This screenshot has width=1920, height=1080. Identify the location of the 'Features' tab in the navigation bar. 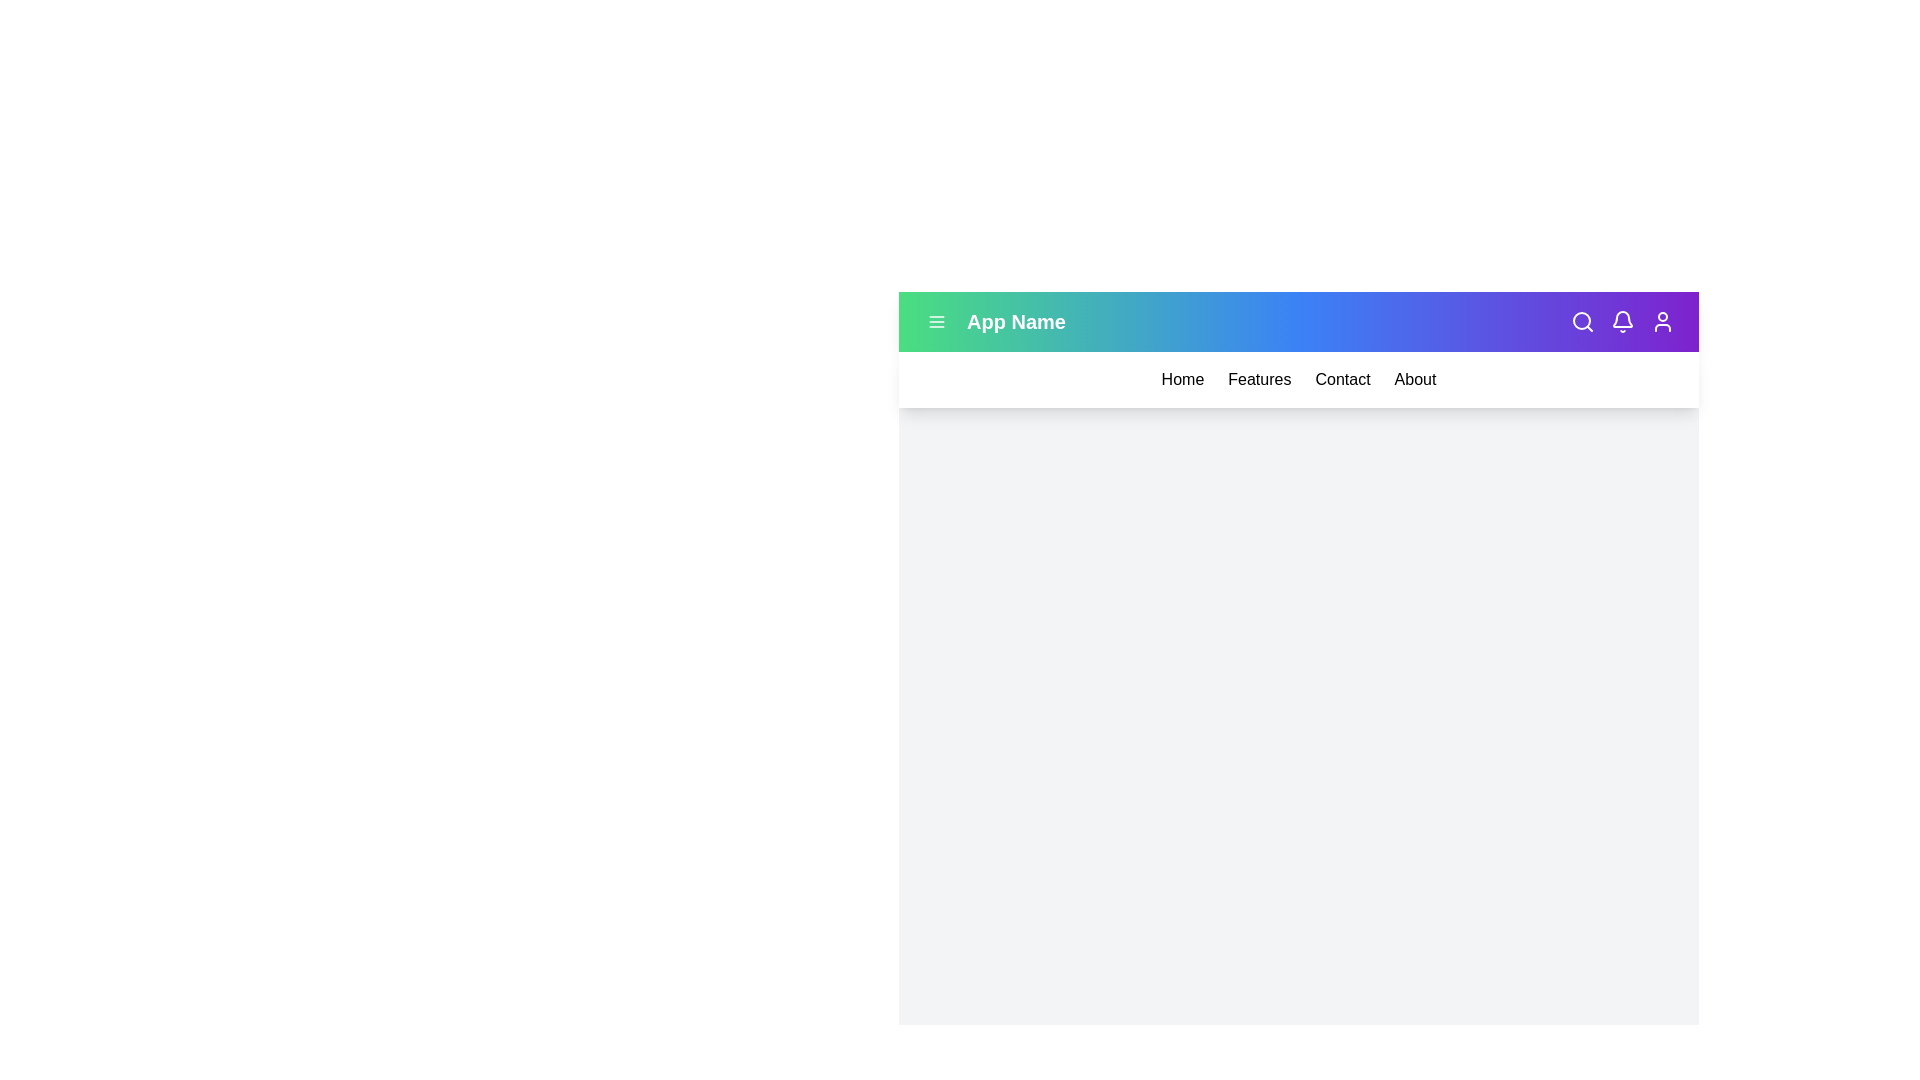
(1257, 380).